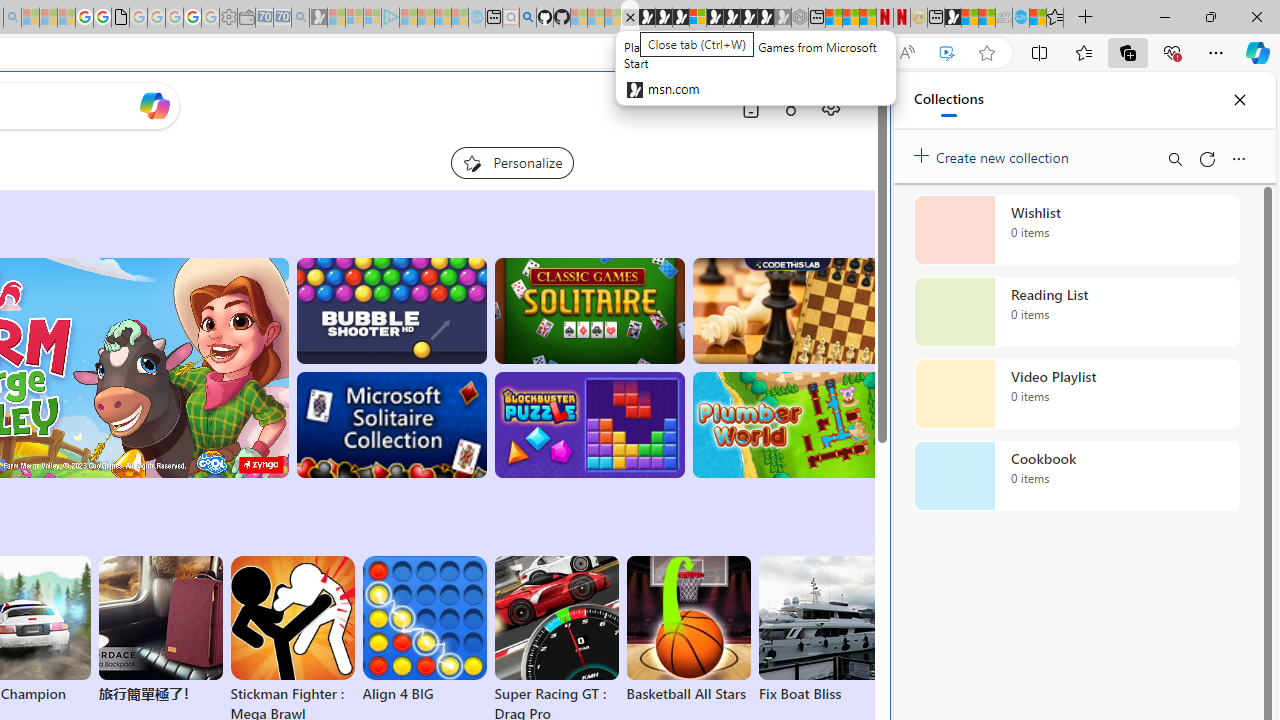 The image size is (1280, 720). I want to click on 'Services - Maintenance | Sky Blue Bikes - Sky Blue Bikes', so click(1020, 17).